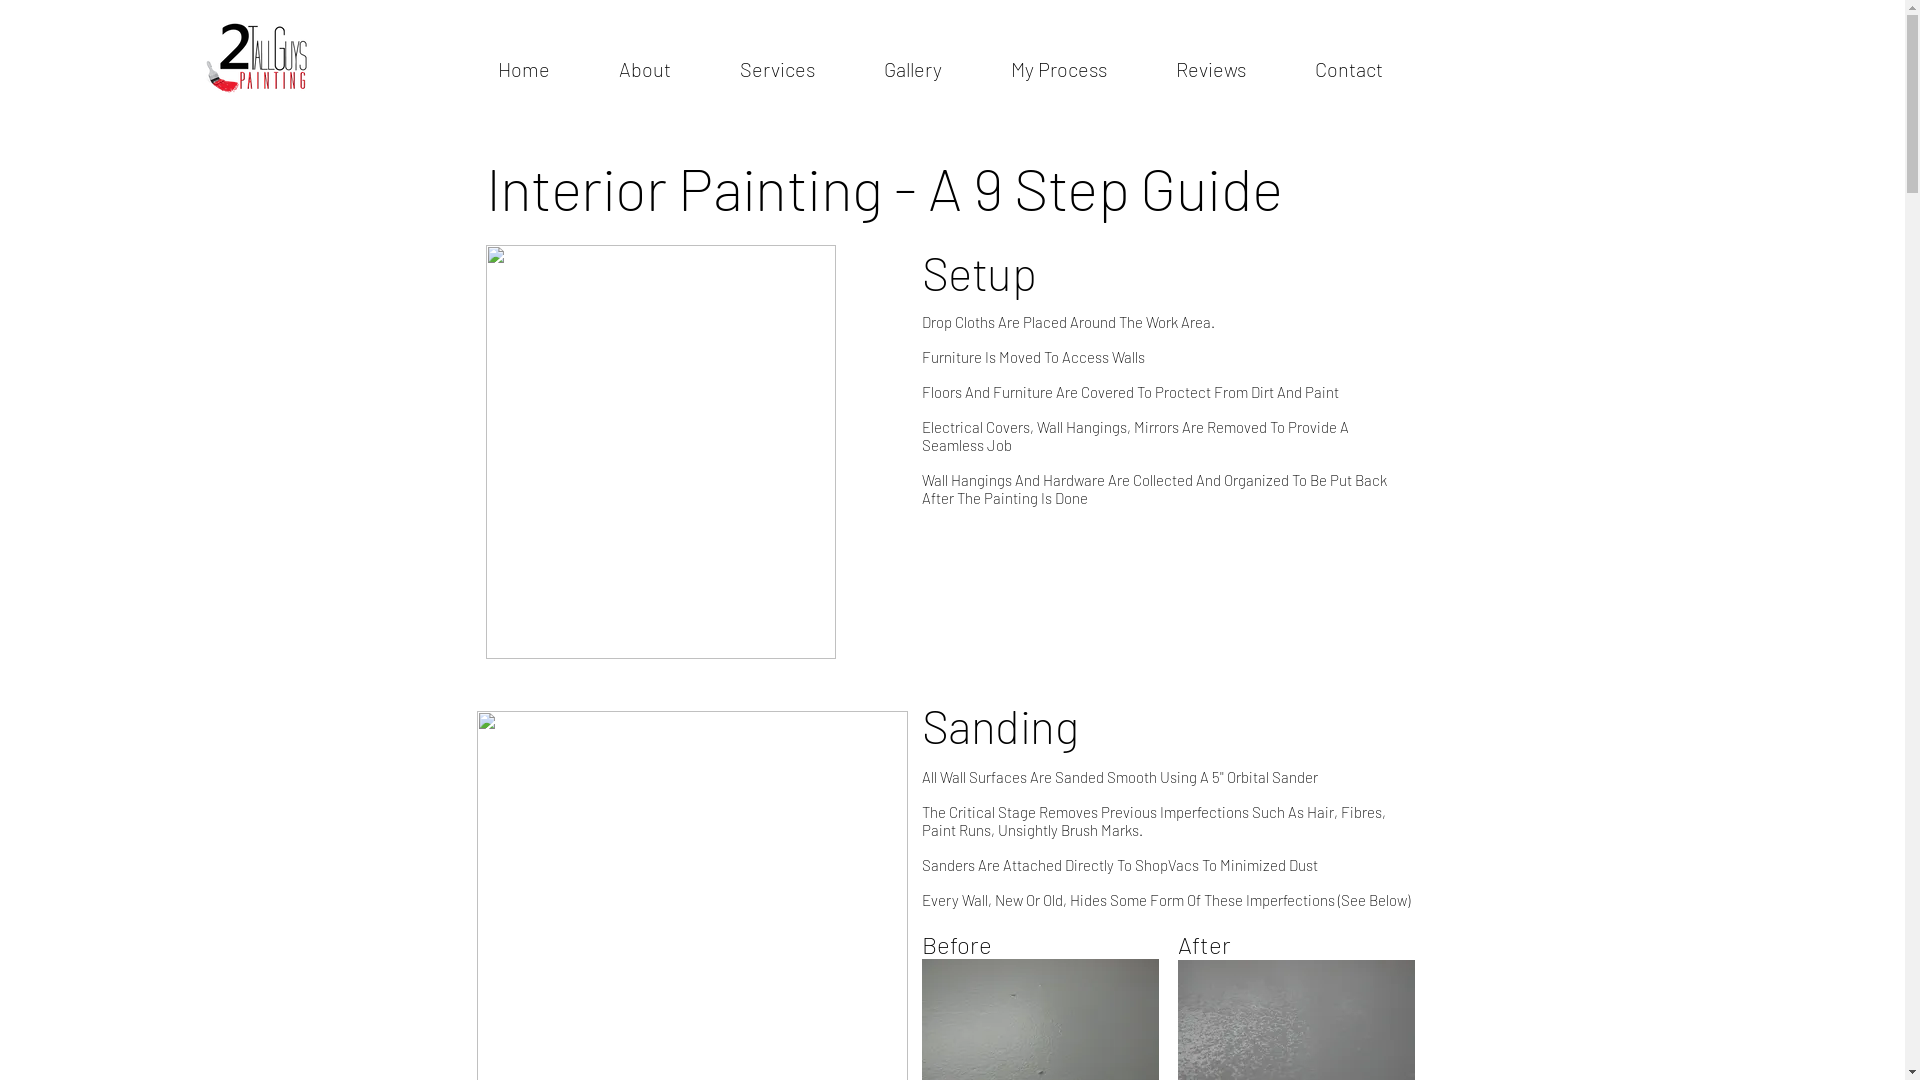  What do you see at coordinates (776, 68) in the screenshot?
I see `'Services'` at bounding box center [776, 68].